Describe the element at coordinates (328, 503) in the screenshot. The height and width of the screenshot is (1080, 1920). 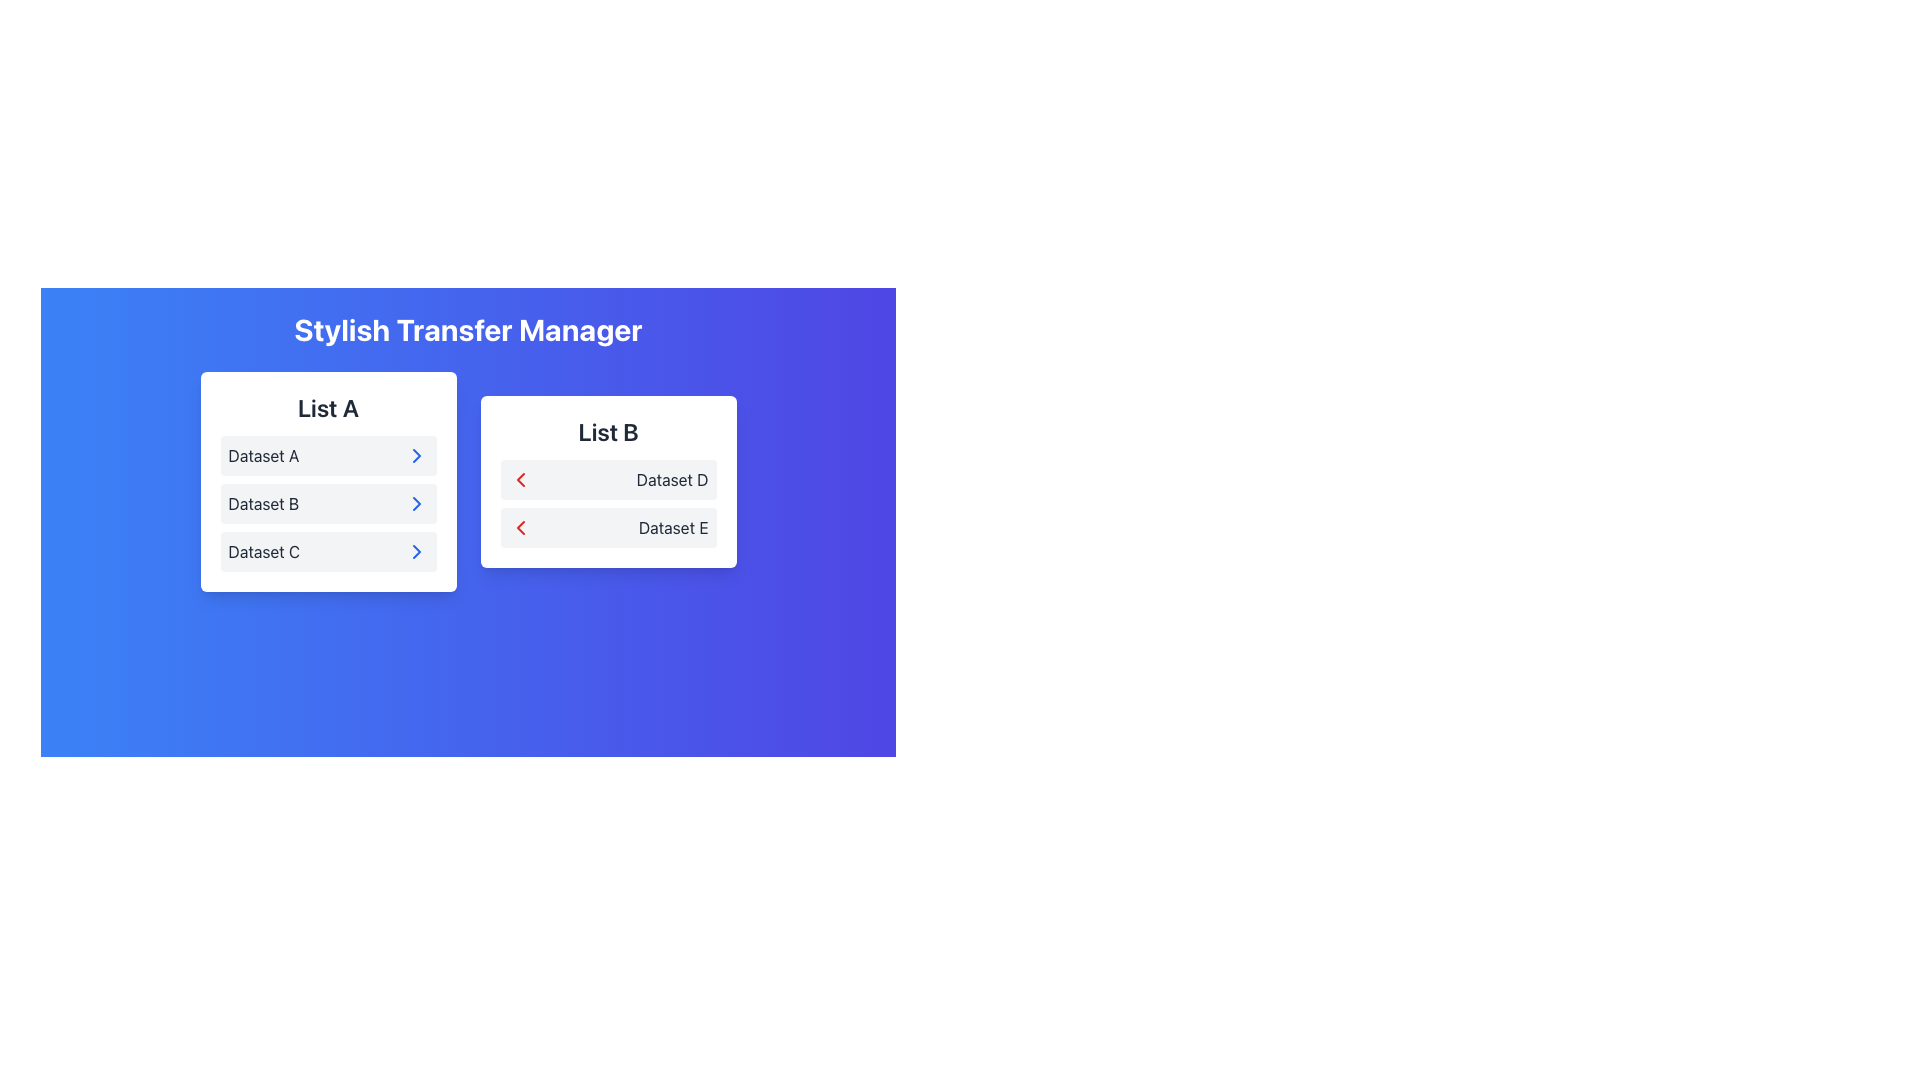
I see `the second item in 'List A', which corresponds to 'Dataset B'` at that location.